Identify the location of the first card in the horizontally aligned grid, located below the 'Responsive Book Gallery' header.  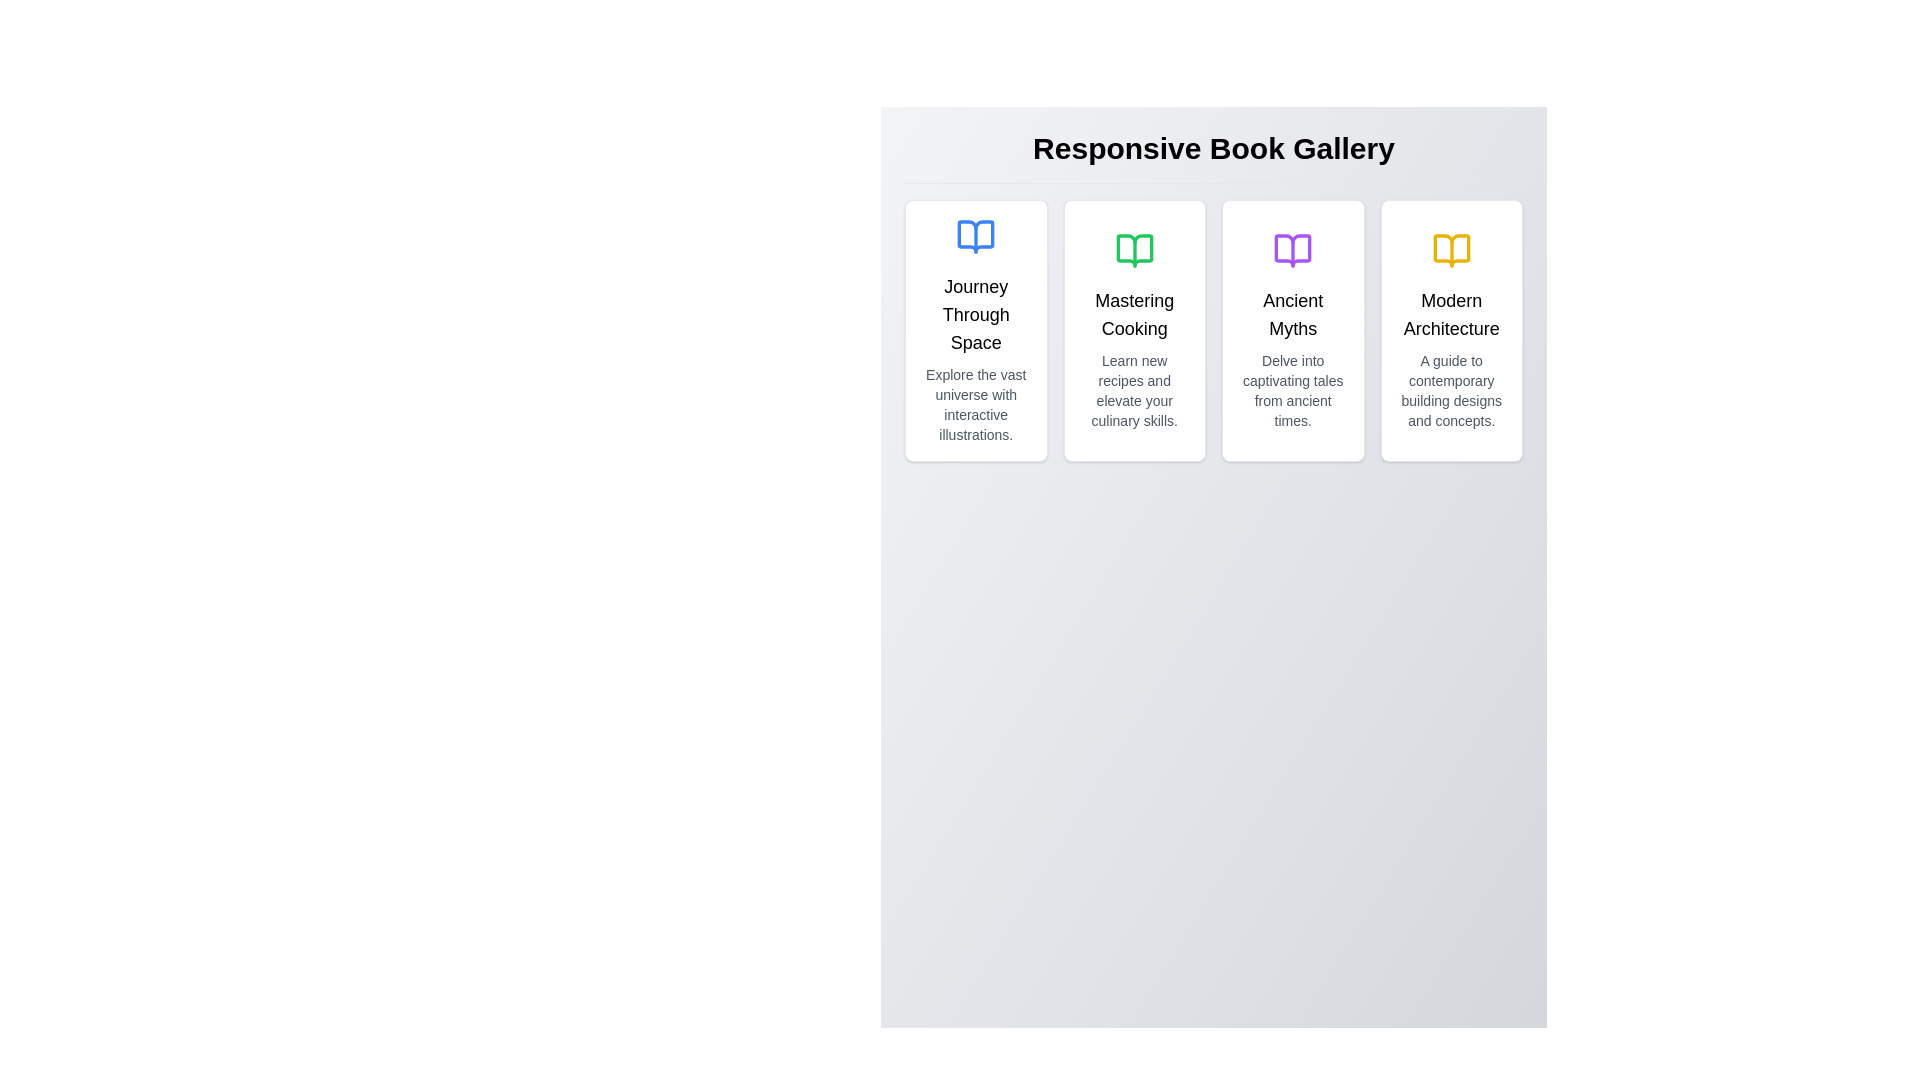
(976, 330).